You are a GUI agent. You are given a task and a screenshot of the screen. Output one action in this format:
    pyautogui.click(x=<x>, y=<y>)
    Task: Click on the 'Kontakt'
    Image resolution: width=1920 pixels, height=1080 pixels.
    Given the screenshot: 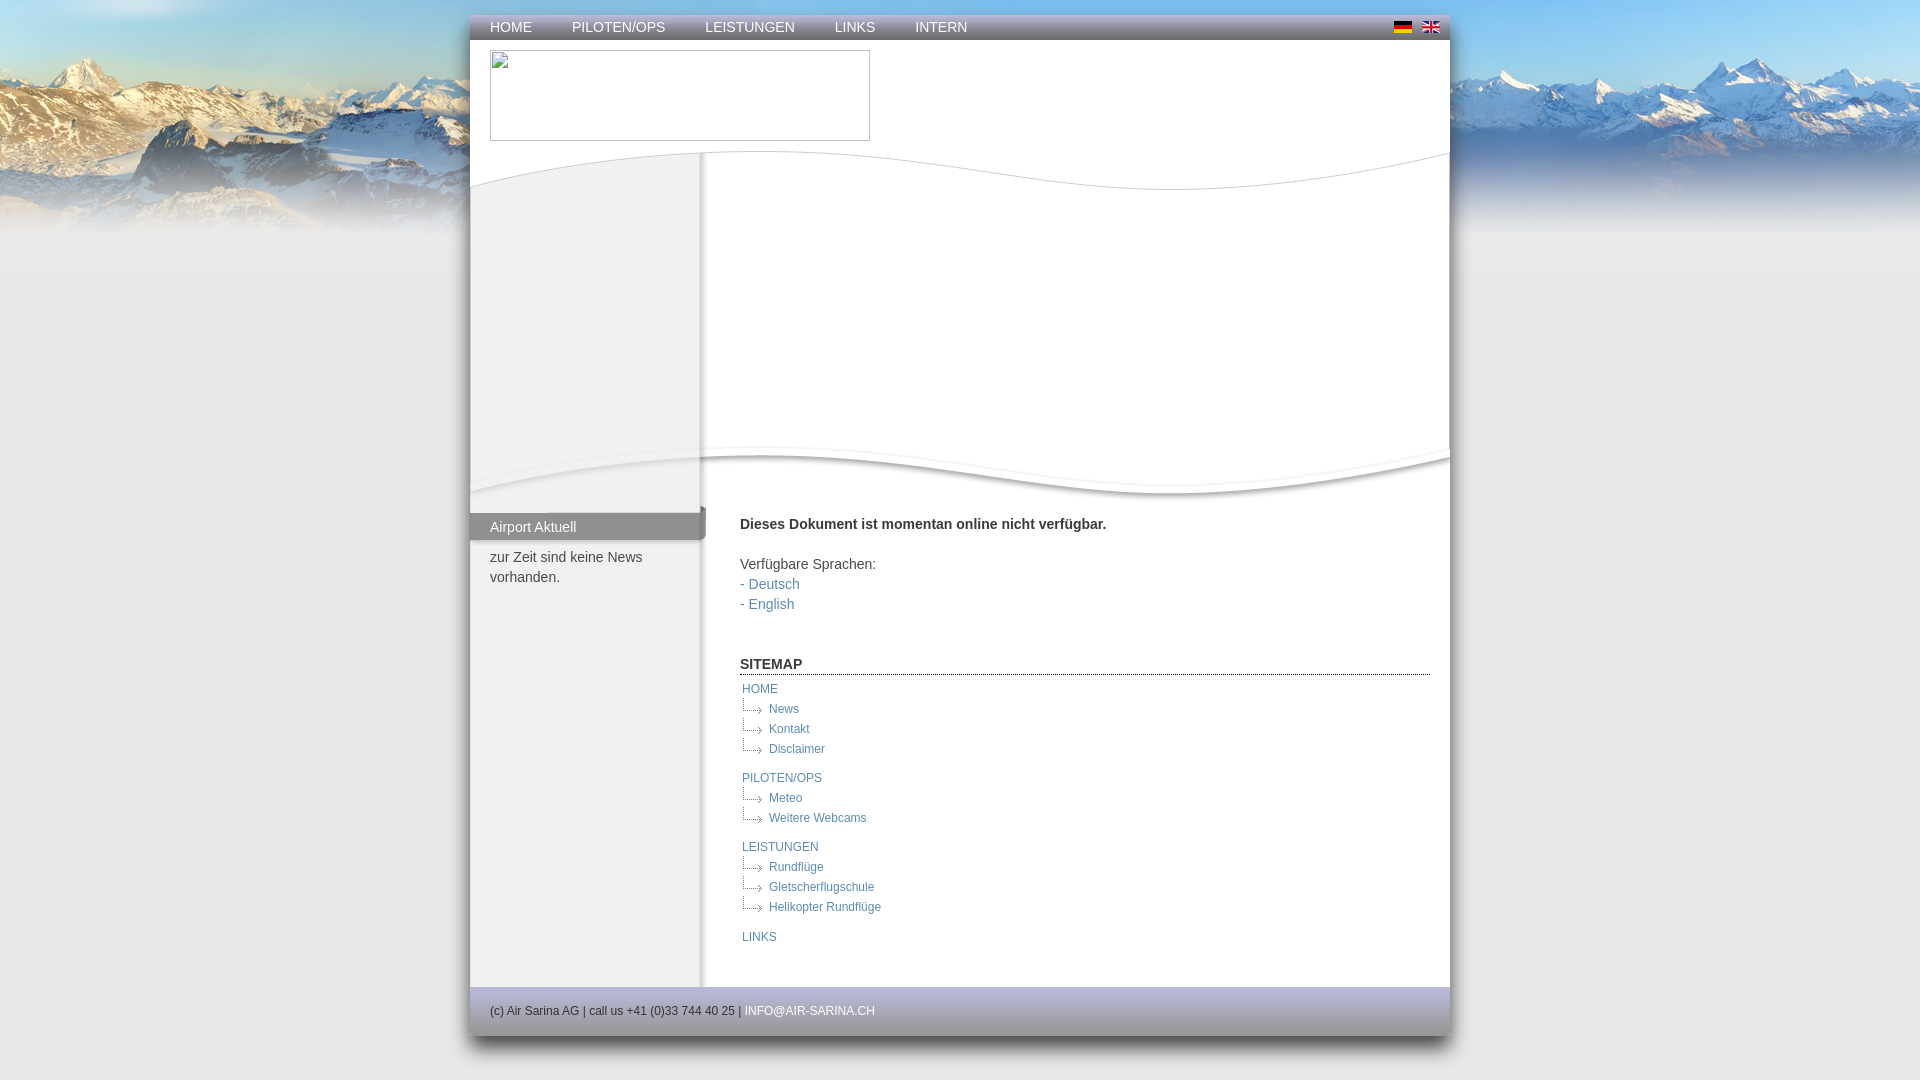 What is the action you would take?
    pyautogui.click(x=766, y=729)
    